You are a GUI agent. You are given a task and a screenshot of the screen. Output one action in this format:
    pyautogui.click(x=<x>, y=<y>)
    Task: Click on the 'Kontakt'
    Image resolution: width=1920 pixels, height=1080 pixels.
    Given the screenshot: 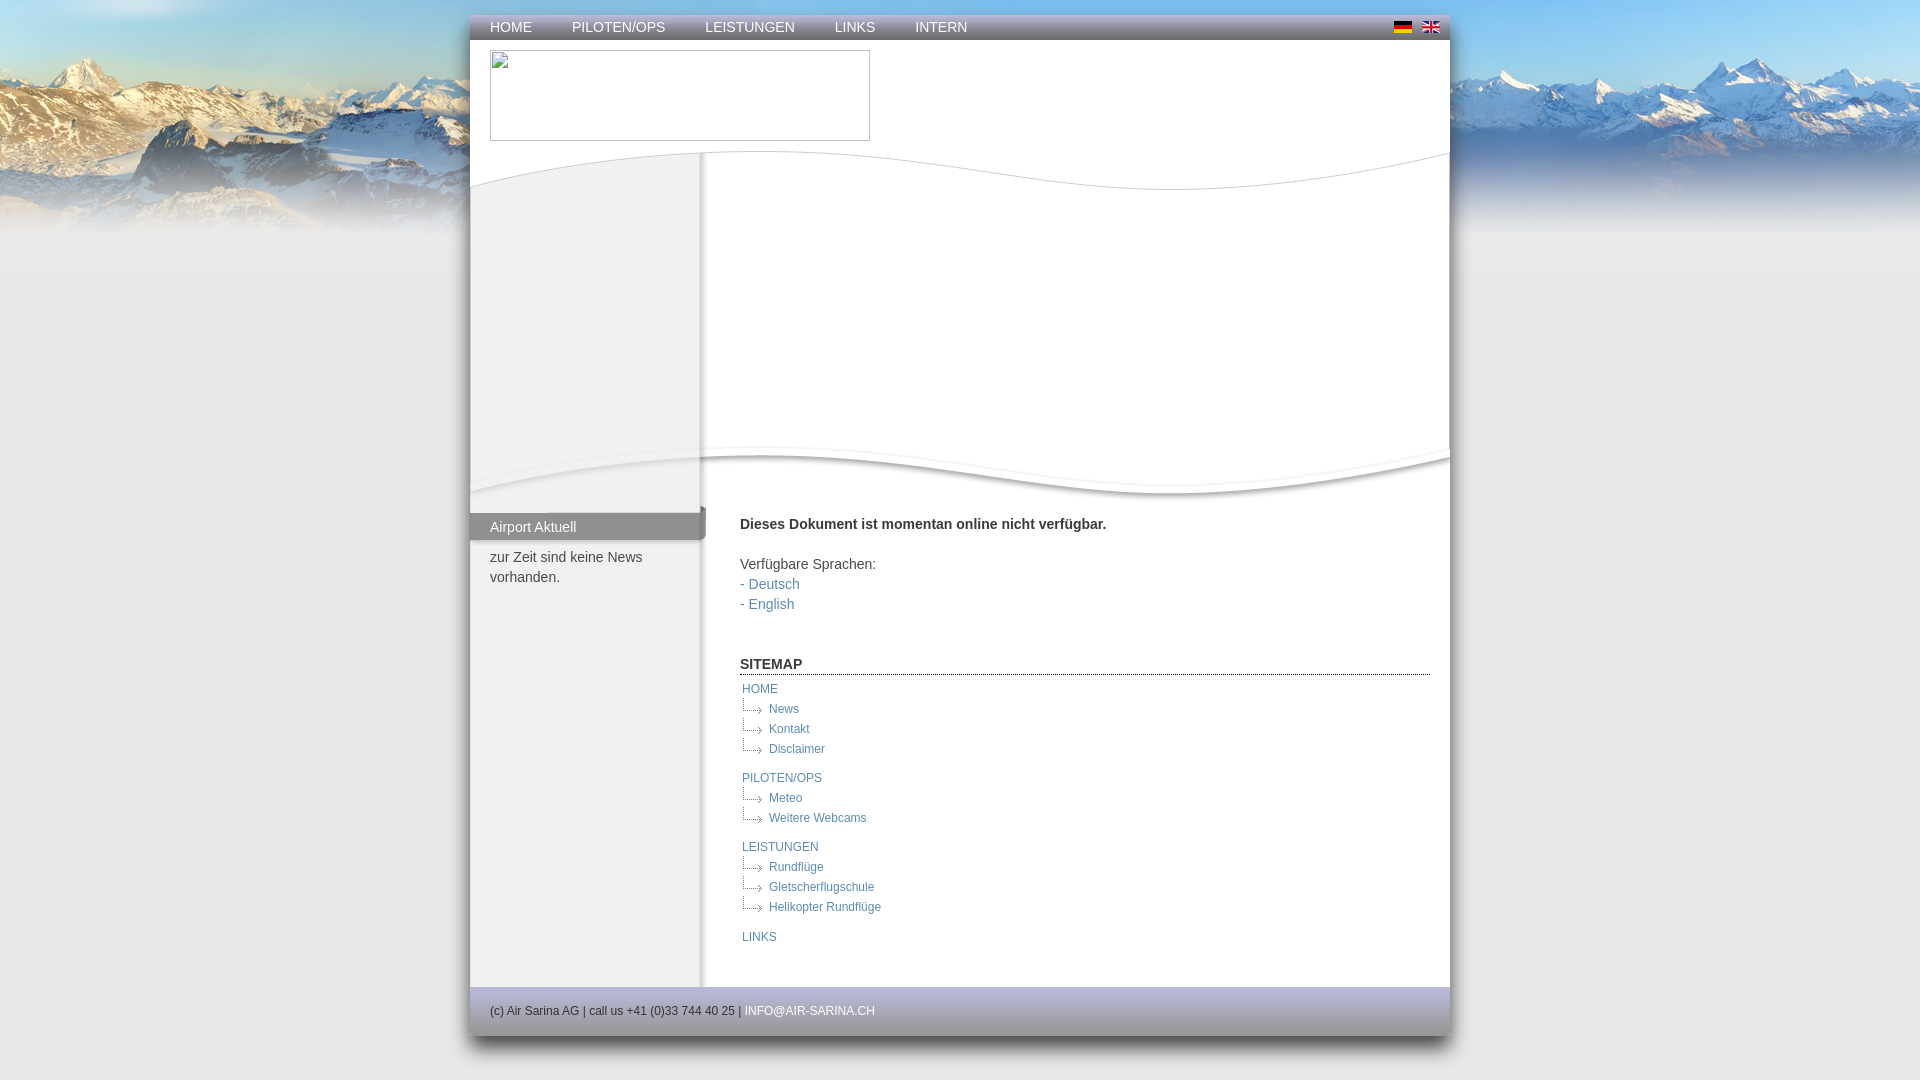 What is the action you would take?
    pyautogui.click(x=766, y=729)
    